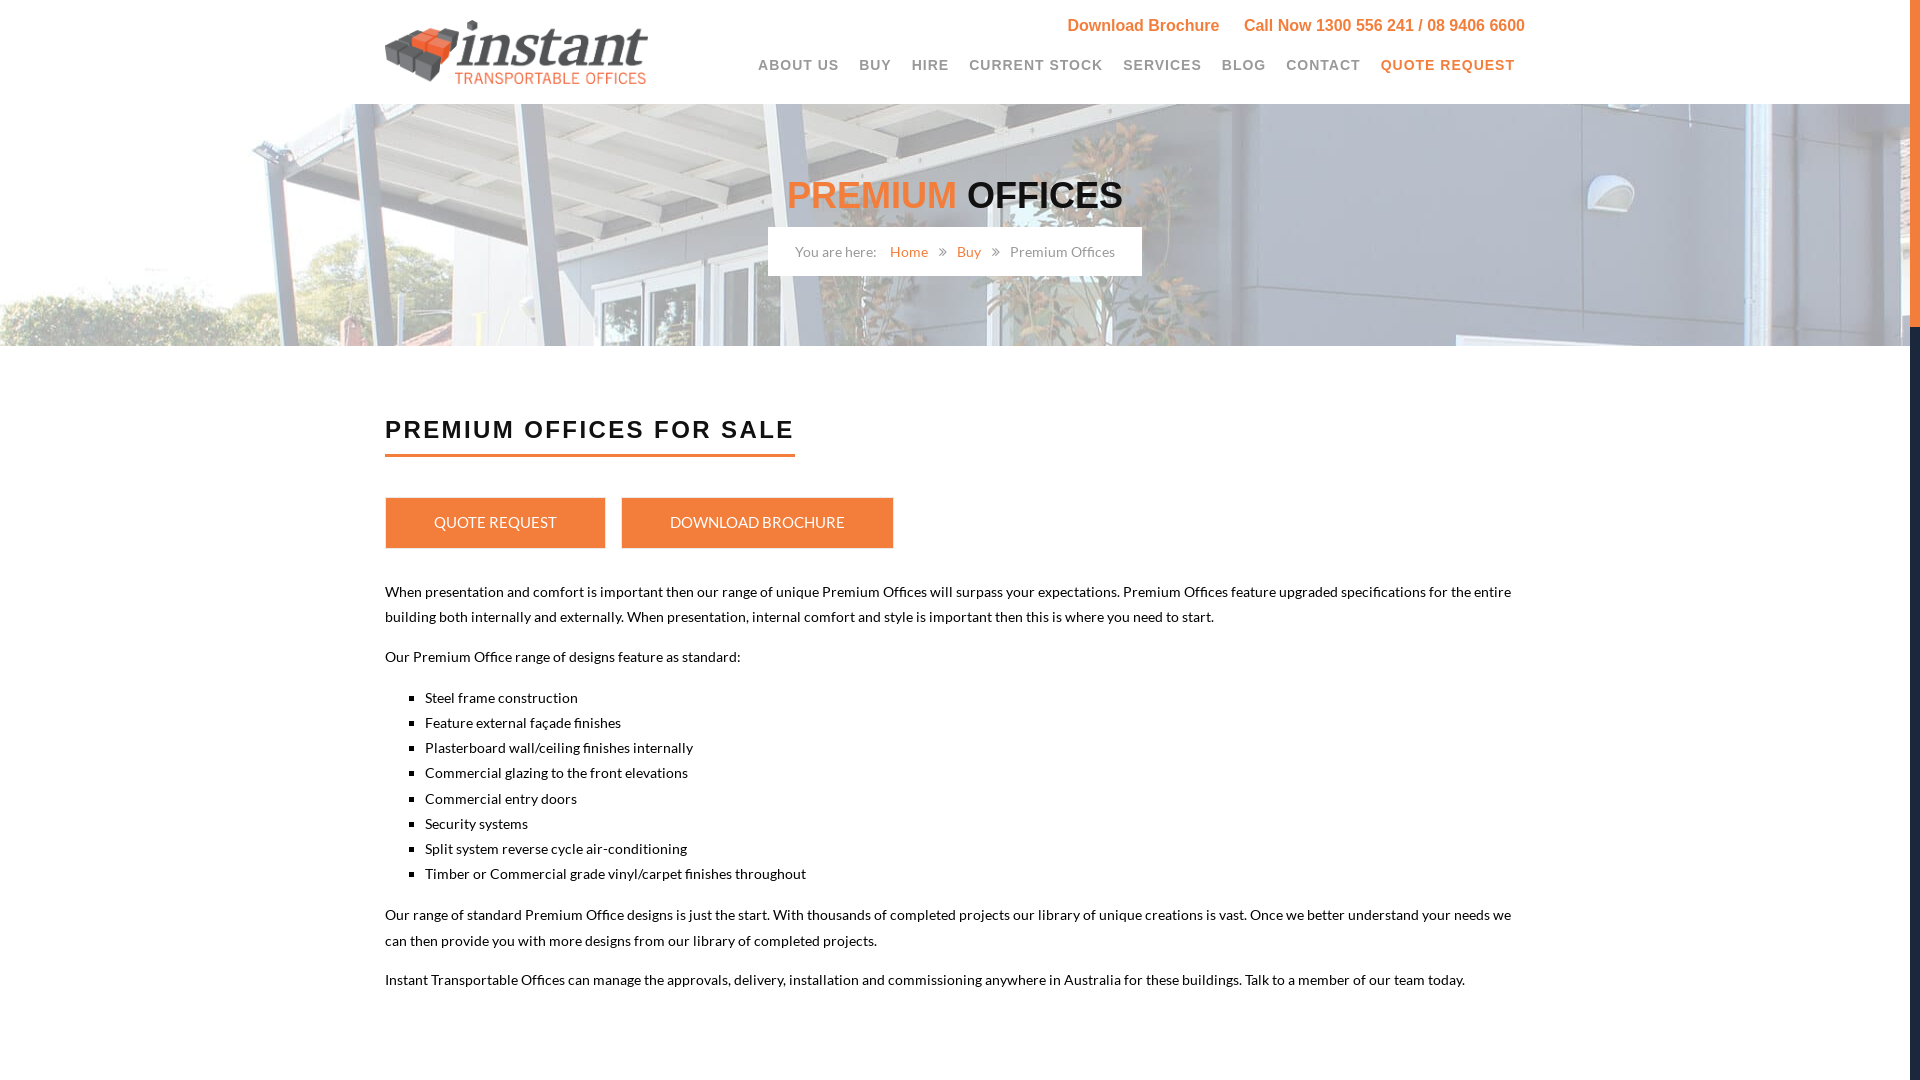 The image size is (1920, 1080). What do you see at coordinates (619, 522) in the screenshot?
I see `'DOWNLOAD BROCHURE'` at bounding box center [619, 522].